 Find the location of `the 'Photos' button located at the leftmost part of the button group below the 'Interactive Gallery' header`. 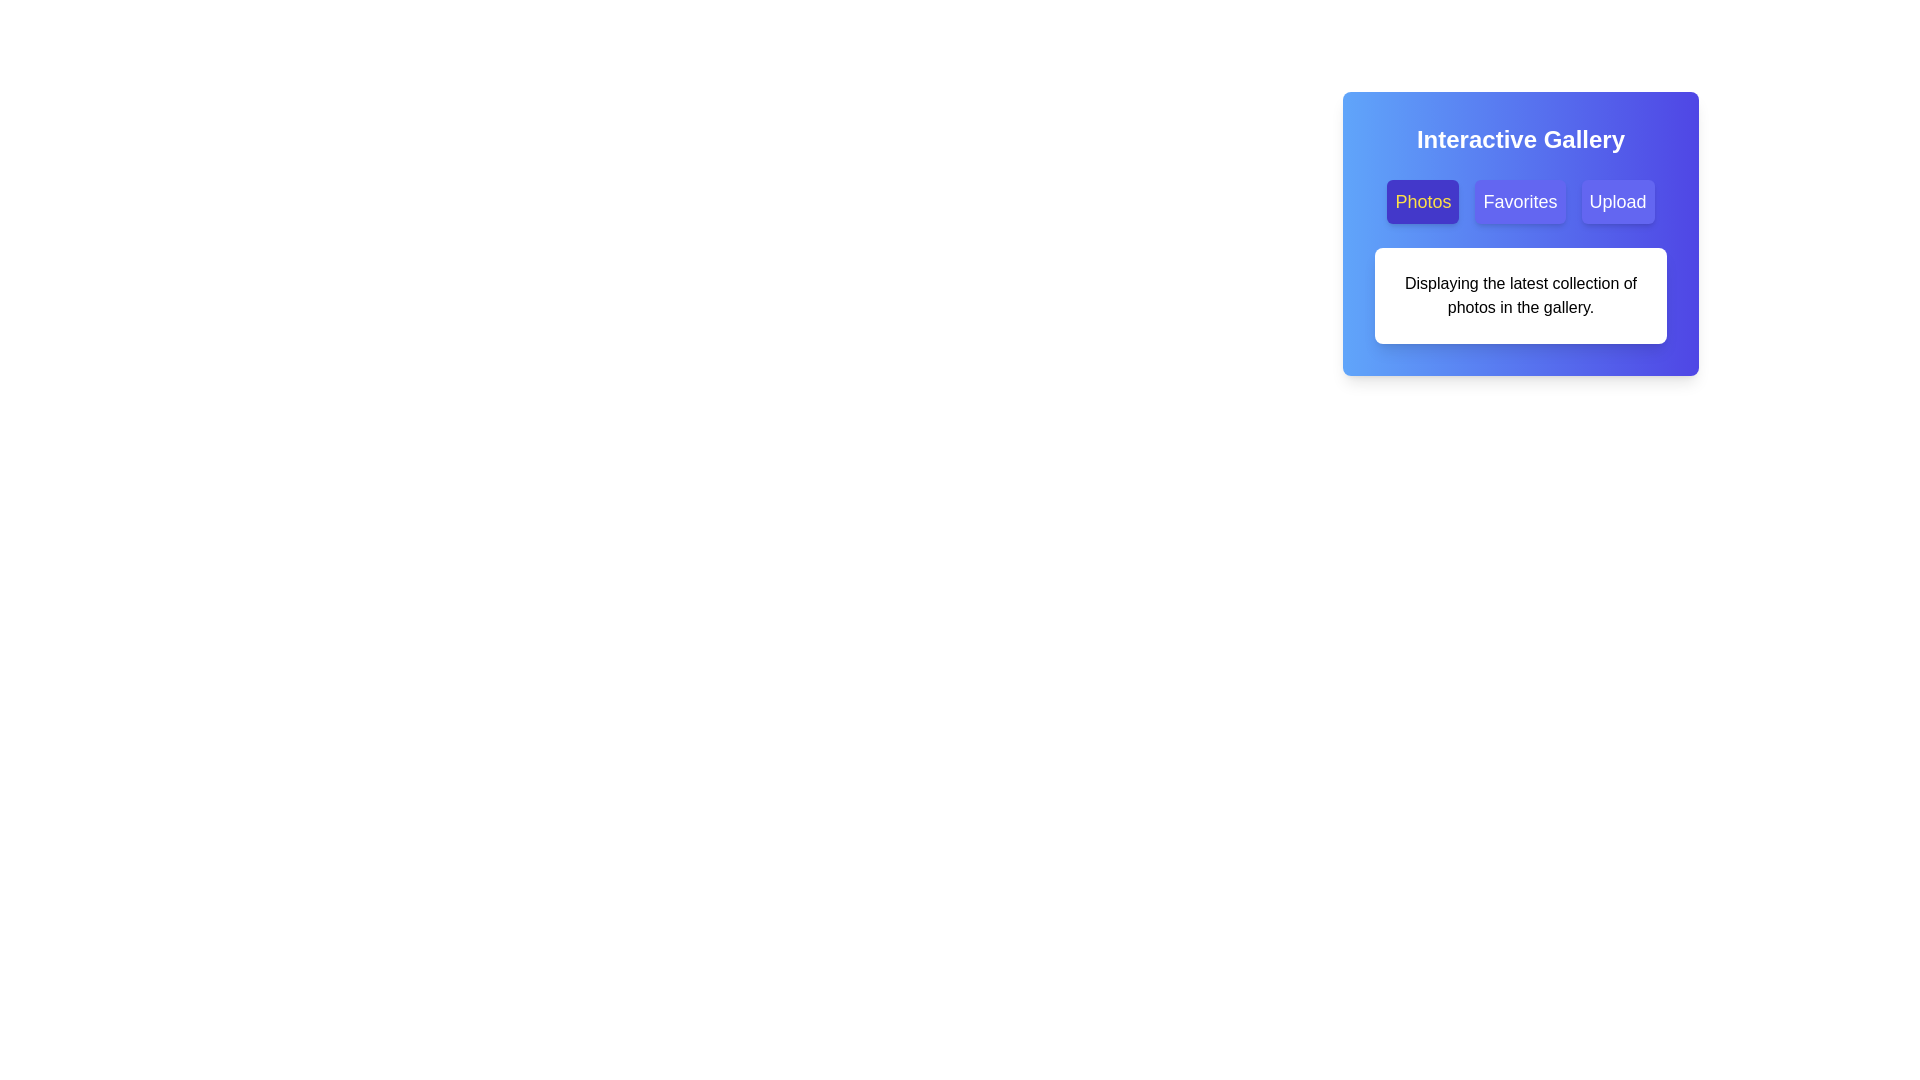

the 'Photos' button located at the leftmost part of the button group below the 'Interactive Gallery' header is located at coordinates (1422, 201).